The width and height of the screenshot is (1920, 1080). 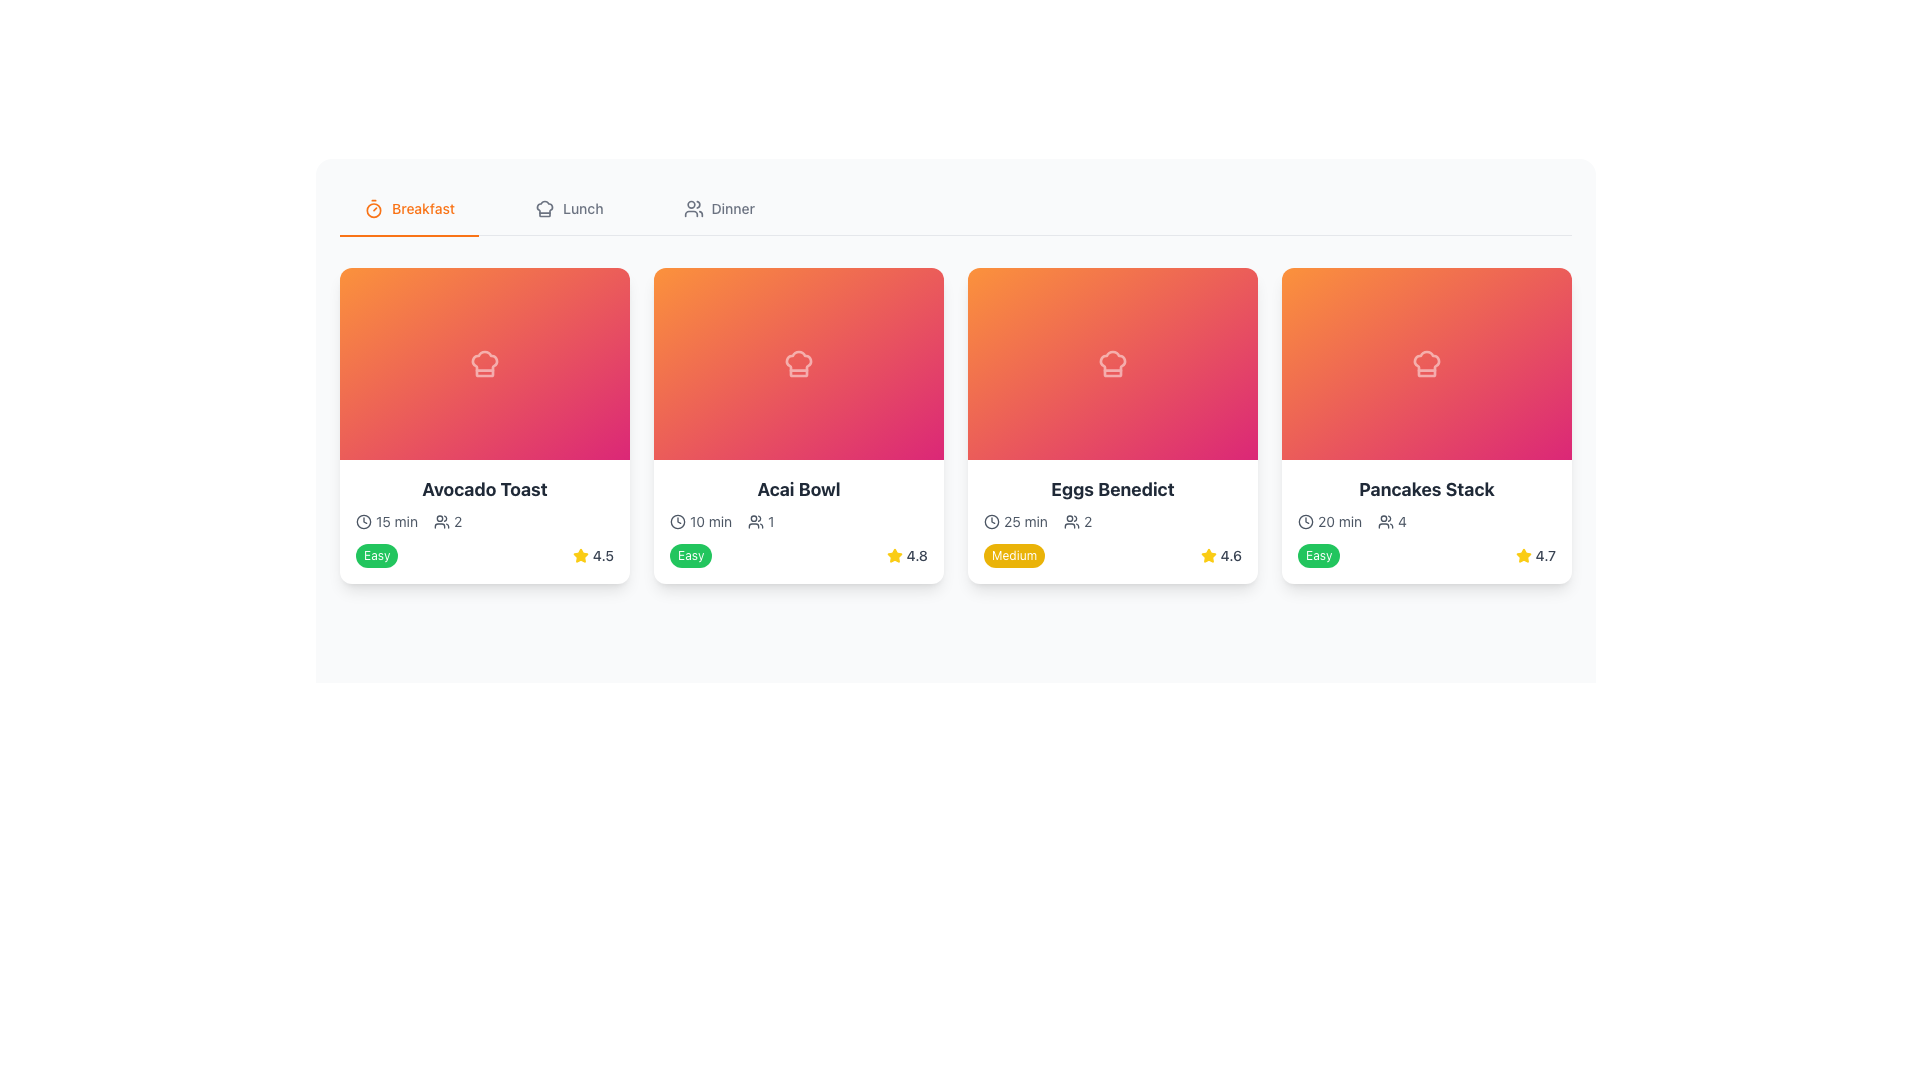 I want to click on the text label for the recipe 'Avocado Toast', which is located at the top of the card and centered horizontally above the metadata section, so click(x=484, y=489).